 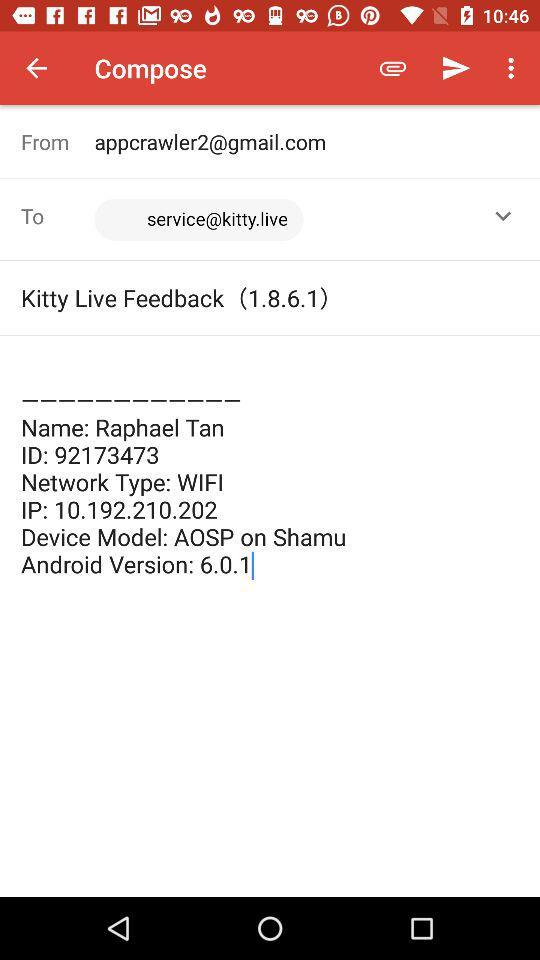 What do you see at coordinates (36, 68) in the screenshot?
I see `item to the left of compose` at bounding box center [36, 68].